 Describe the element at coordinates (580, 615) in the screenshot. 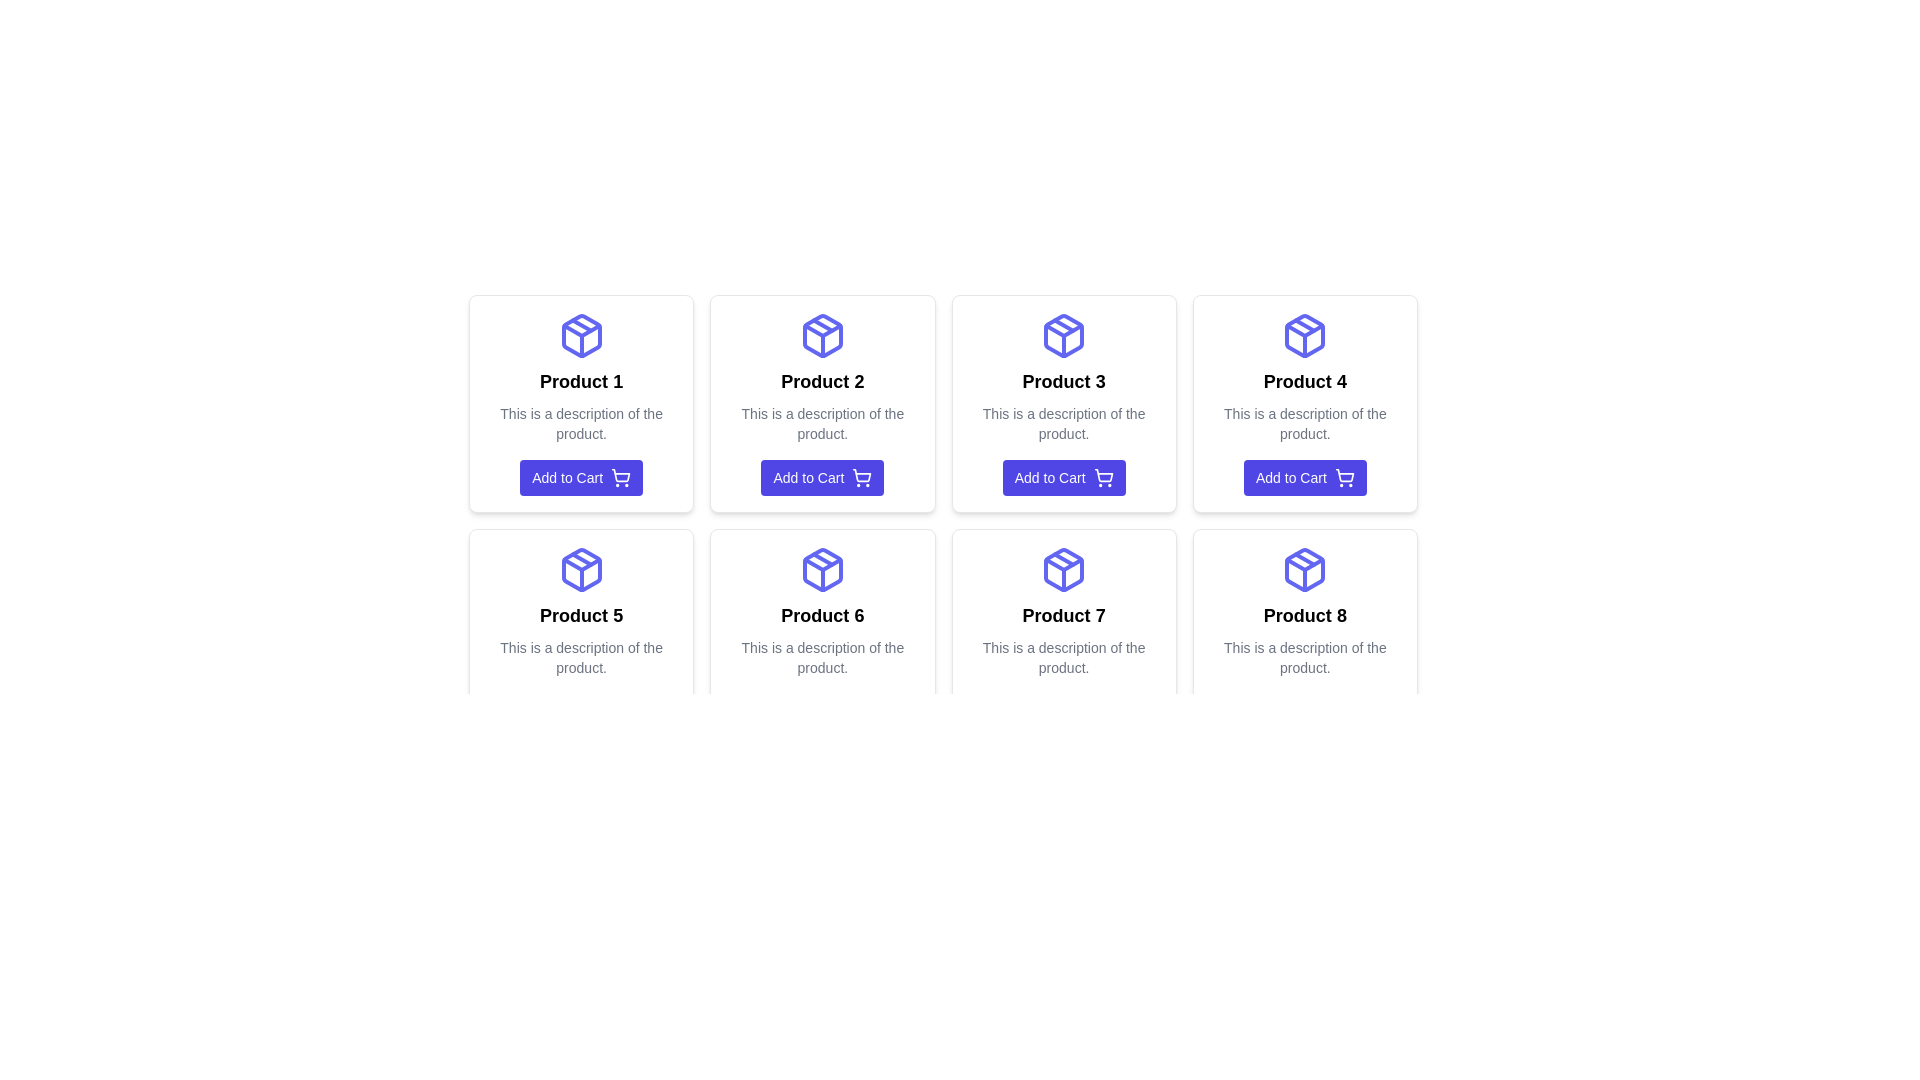

I see `text from the Text Label displaying 'Product 5' in bold, located in the first card of the second row of the grid layout, above the product description` at that location.